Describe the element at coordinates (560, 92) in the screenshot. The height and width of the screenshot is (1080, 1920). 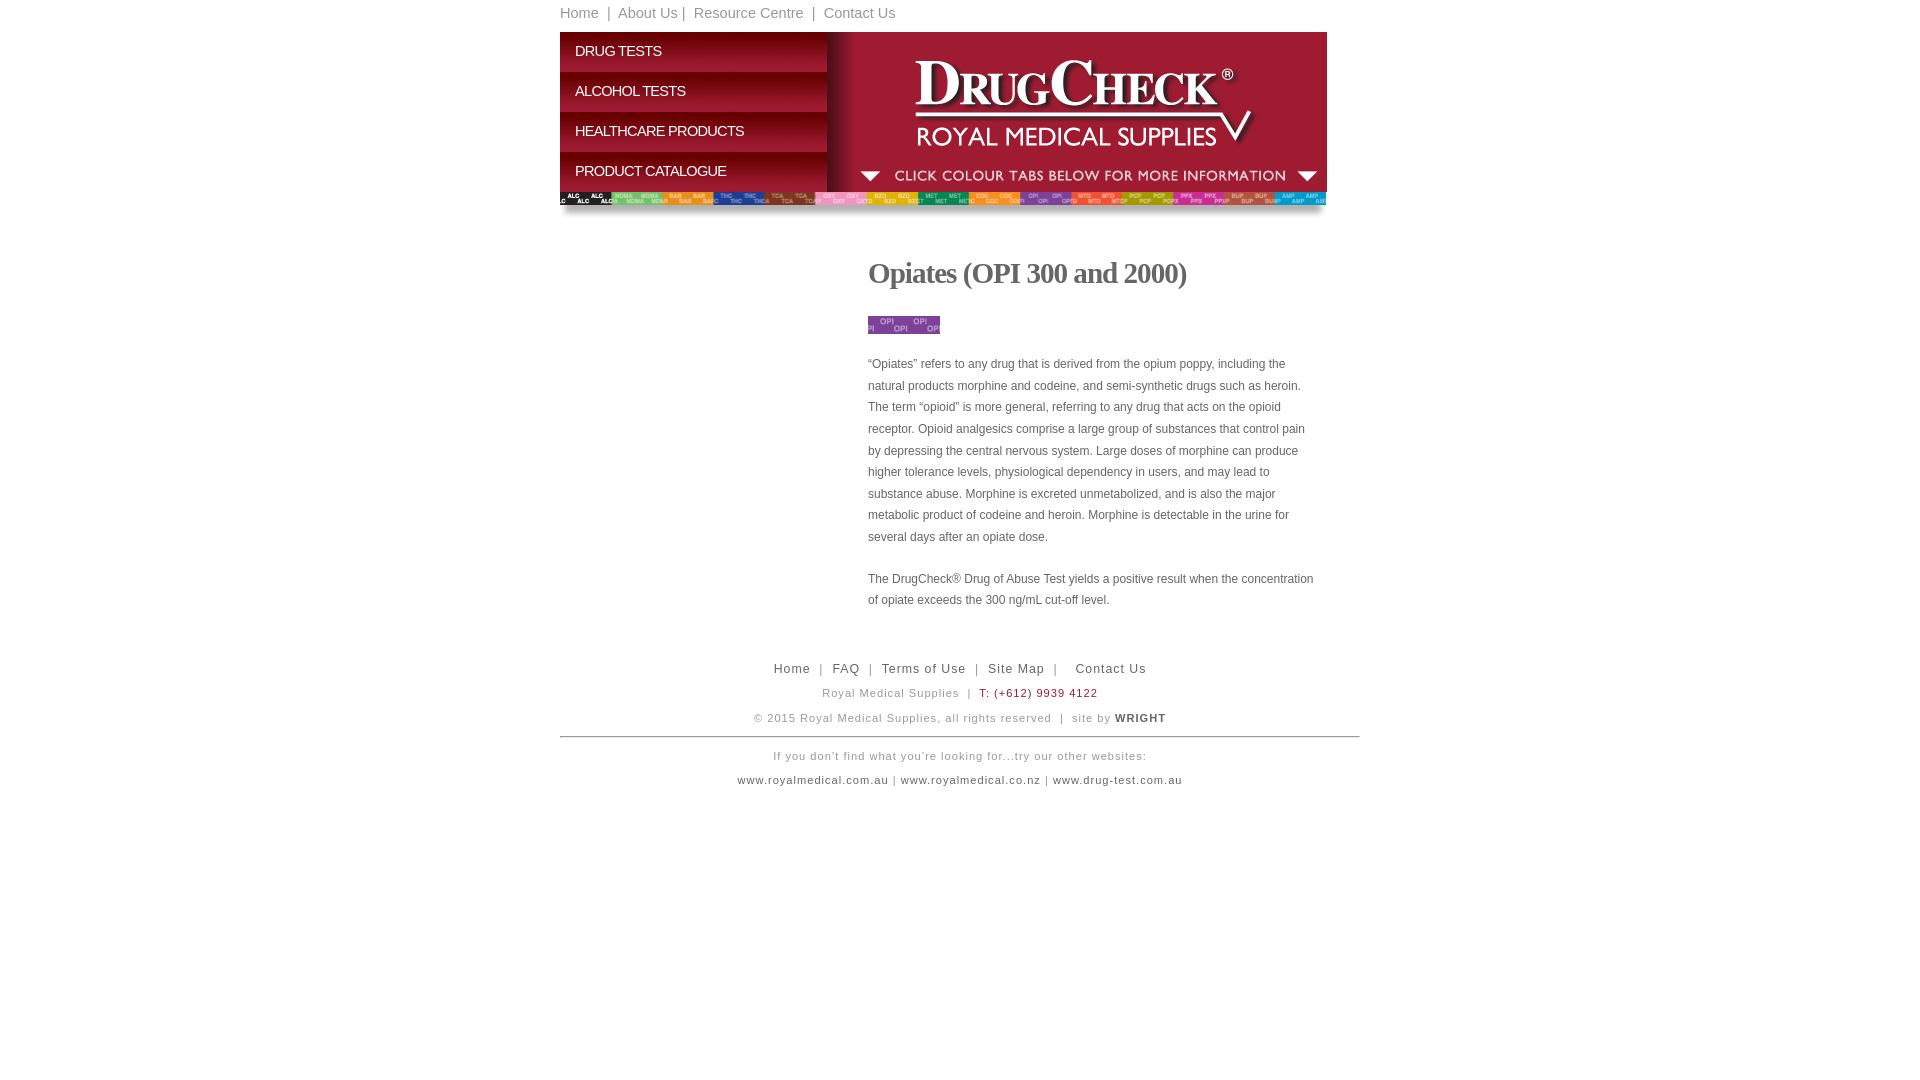
I see `'ALCOHOL TESTS'` at that location.